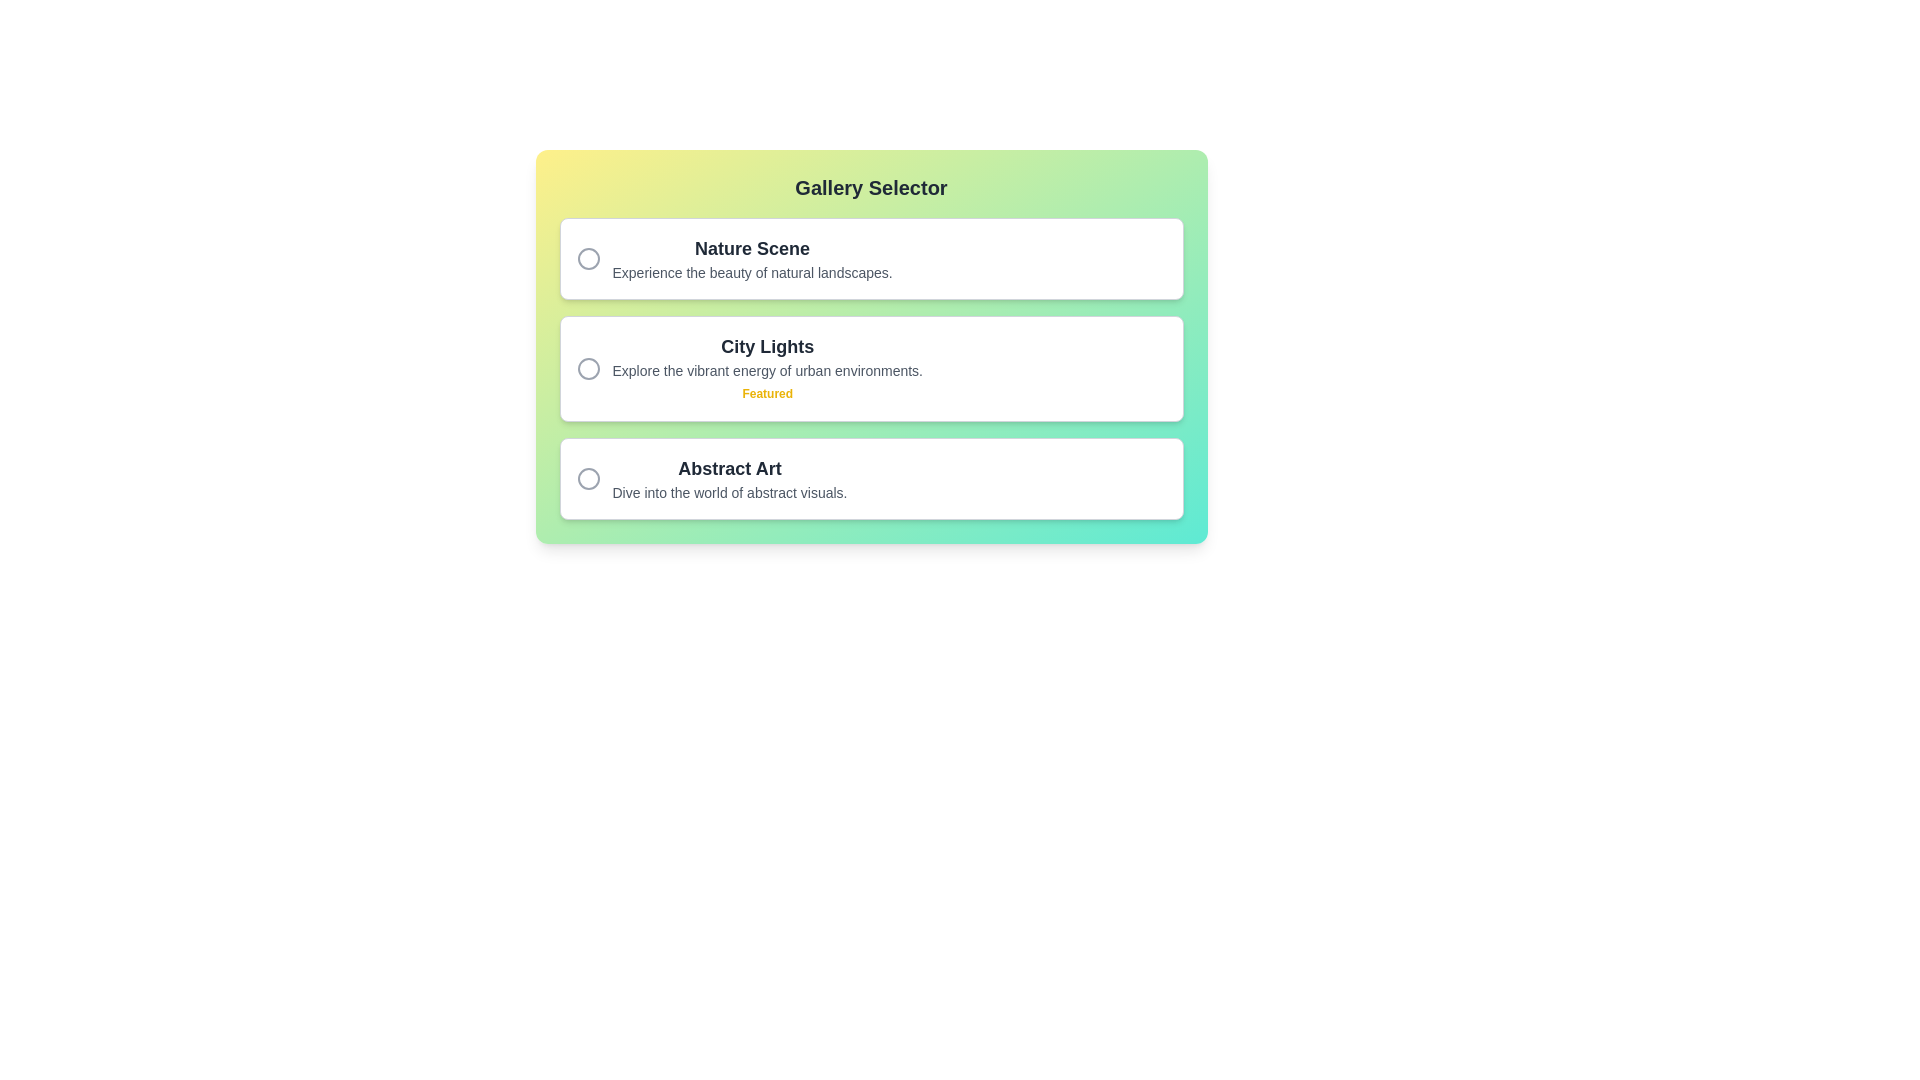  I want to click on the circular gray outlined radio button located to the left of the 'Abstract Art' text, so click(587, 478).